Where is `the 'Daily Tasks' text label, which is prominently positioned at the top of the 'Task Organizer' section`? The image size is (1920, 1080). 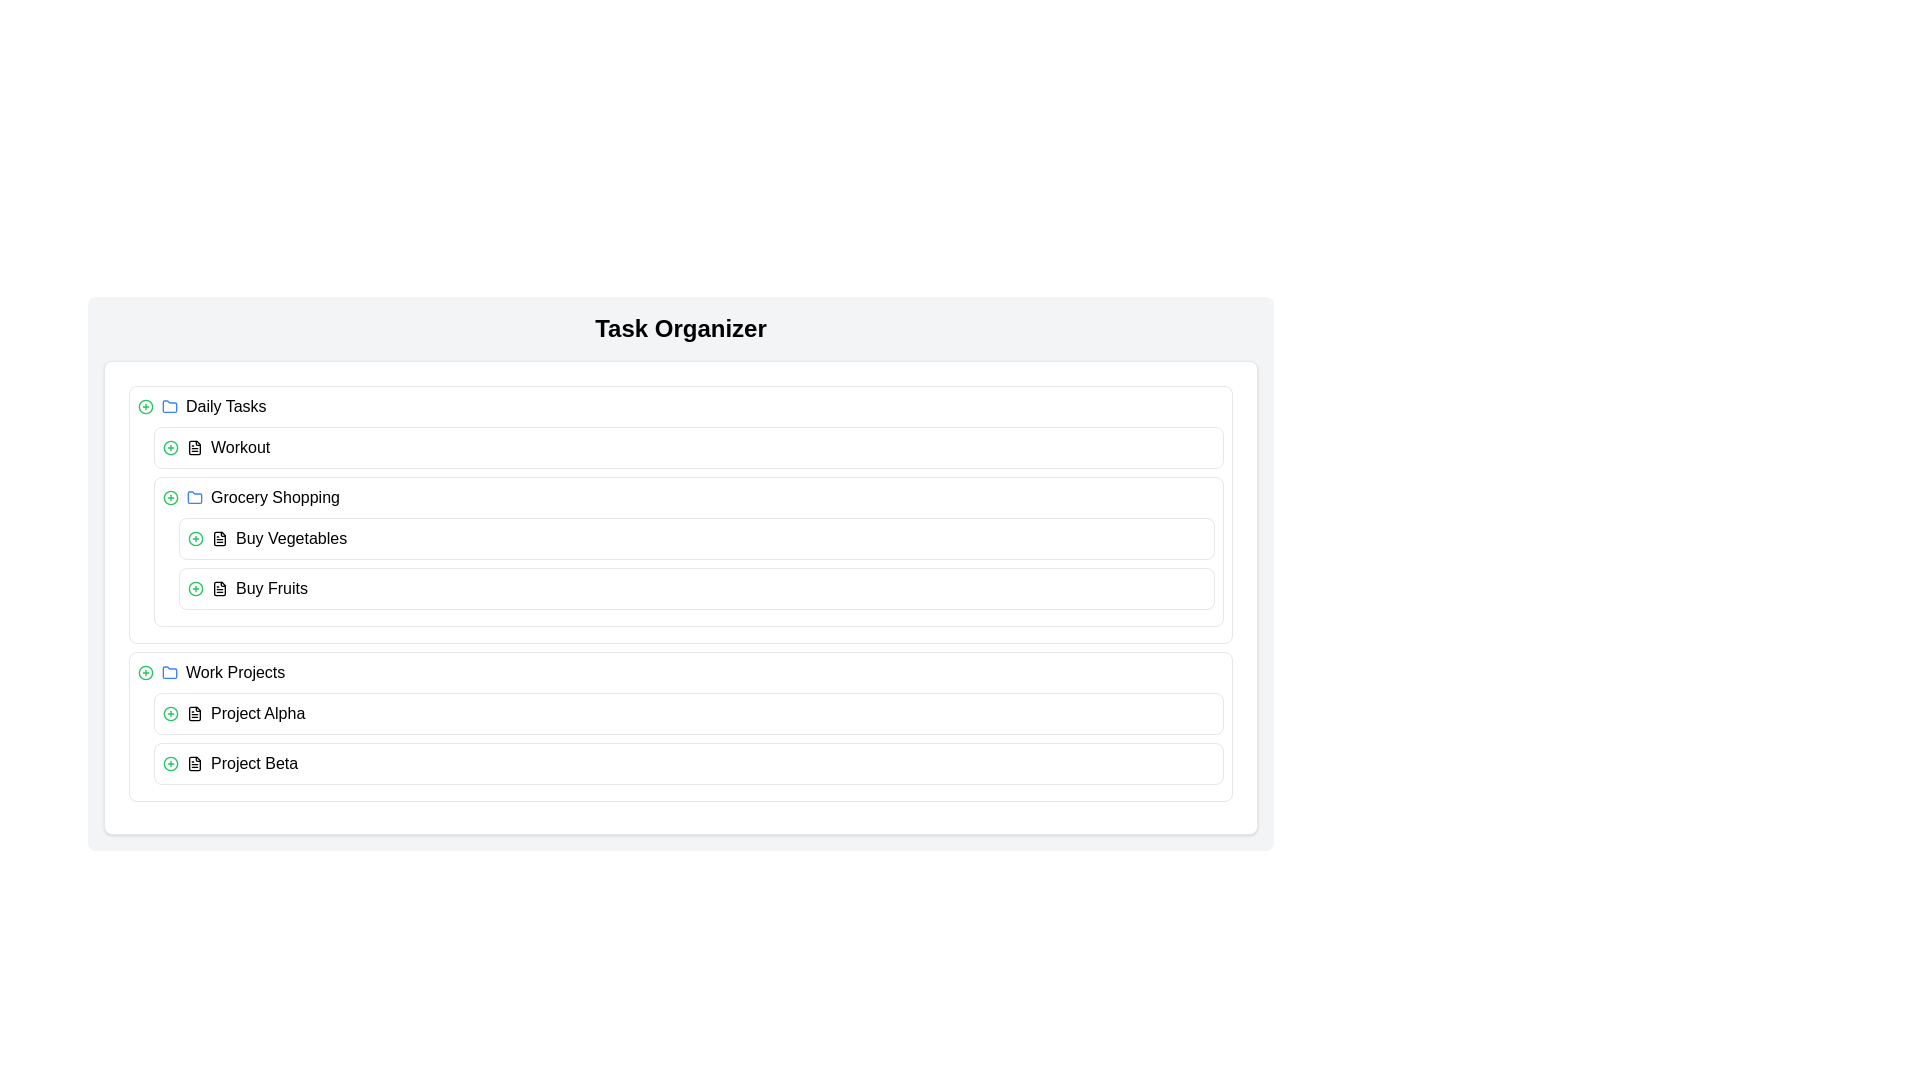 the 'Daily Tasks' text label, which is prominently positioned at the top of the 'Task Organizer' section is located at coordinates (226, 406).